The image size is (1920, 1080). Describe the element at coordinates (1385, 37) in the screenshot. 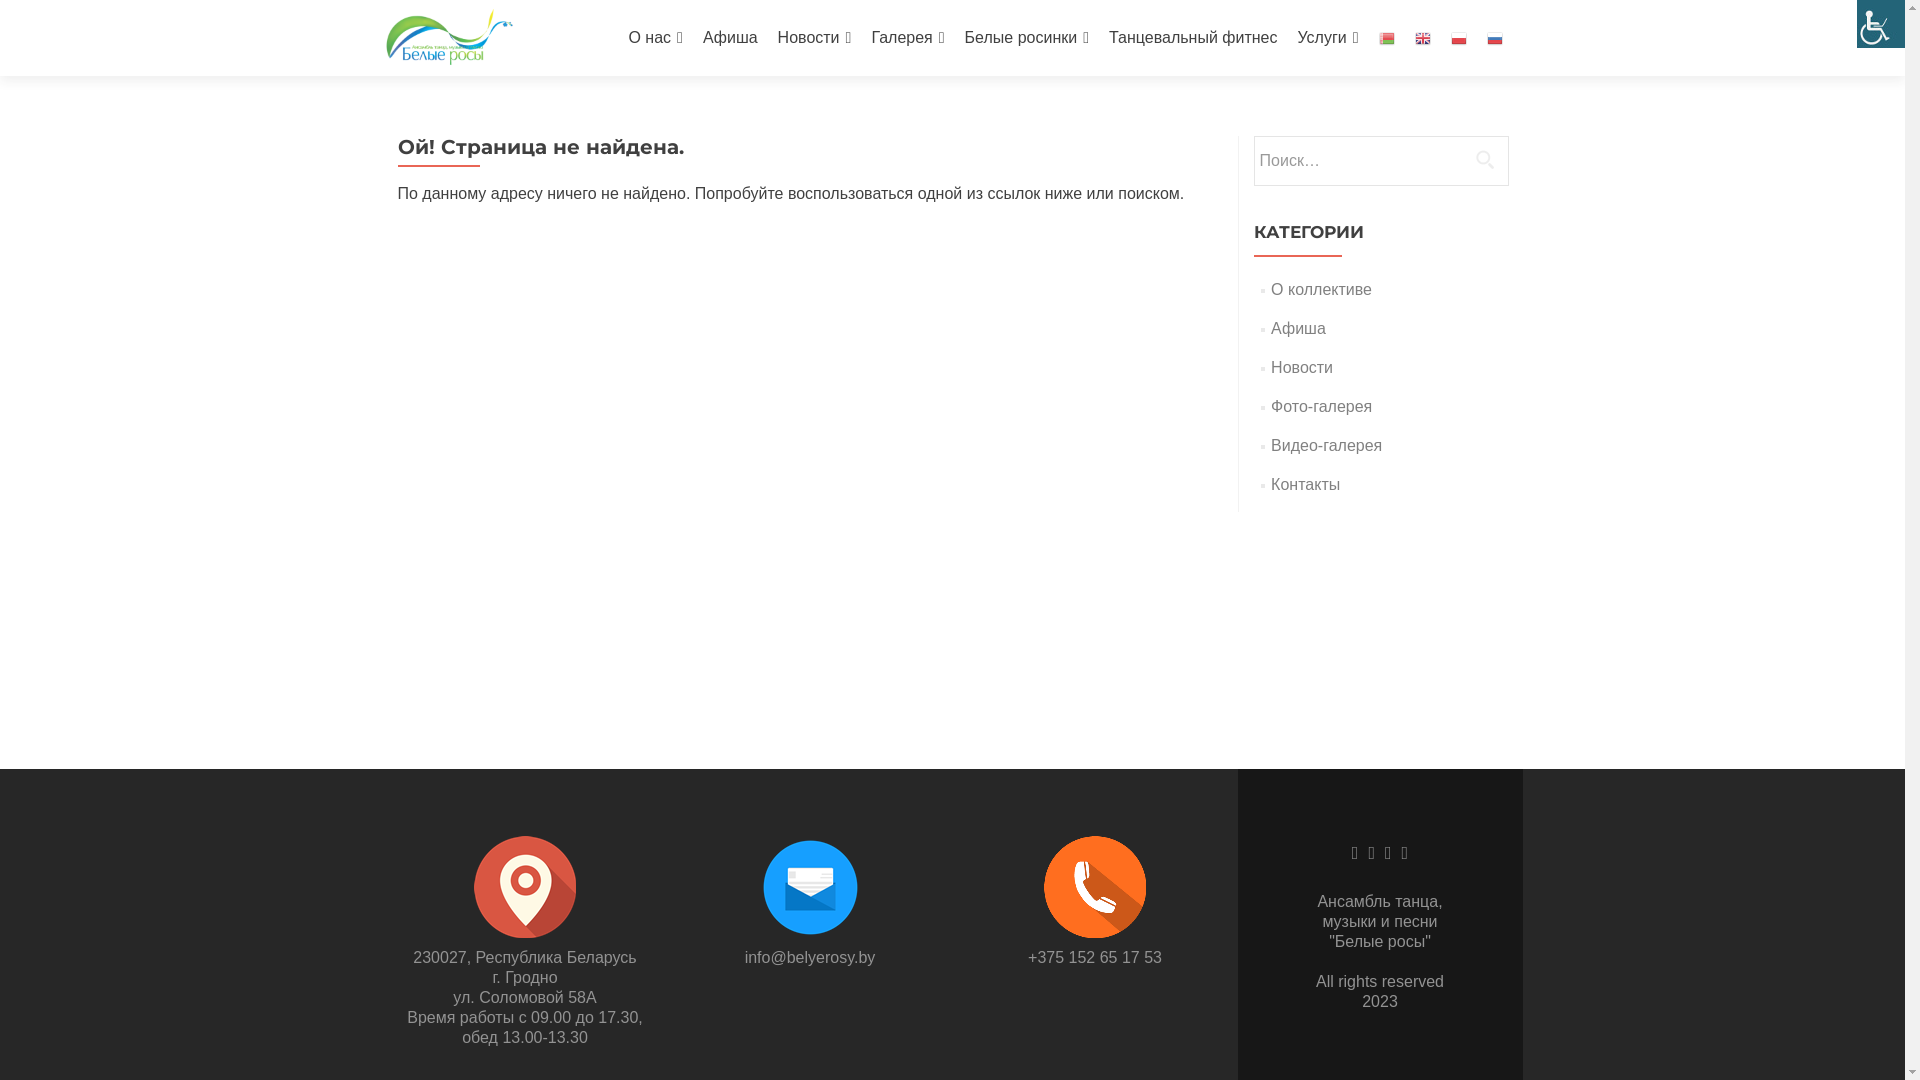

I see `'Belarusian'` at that location.